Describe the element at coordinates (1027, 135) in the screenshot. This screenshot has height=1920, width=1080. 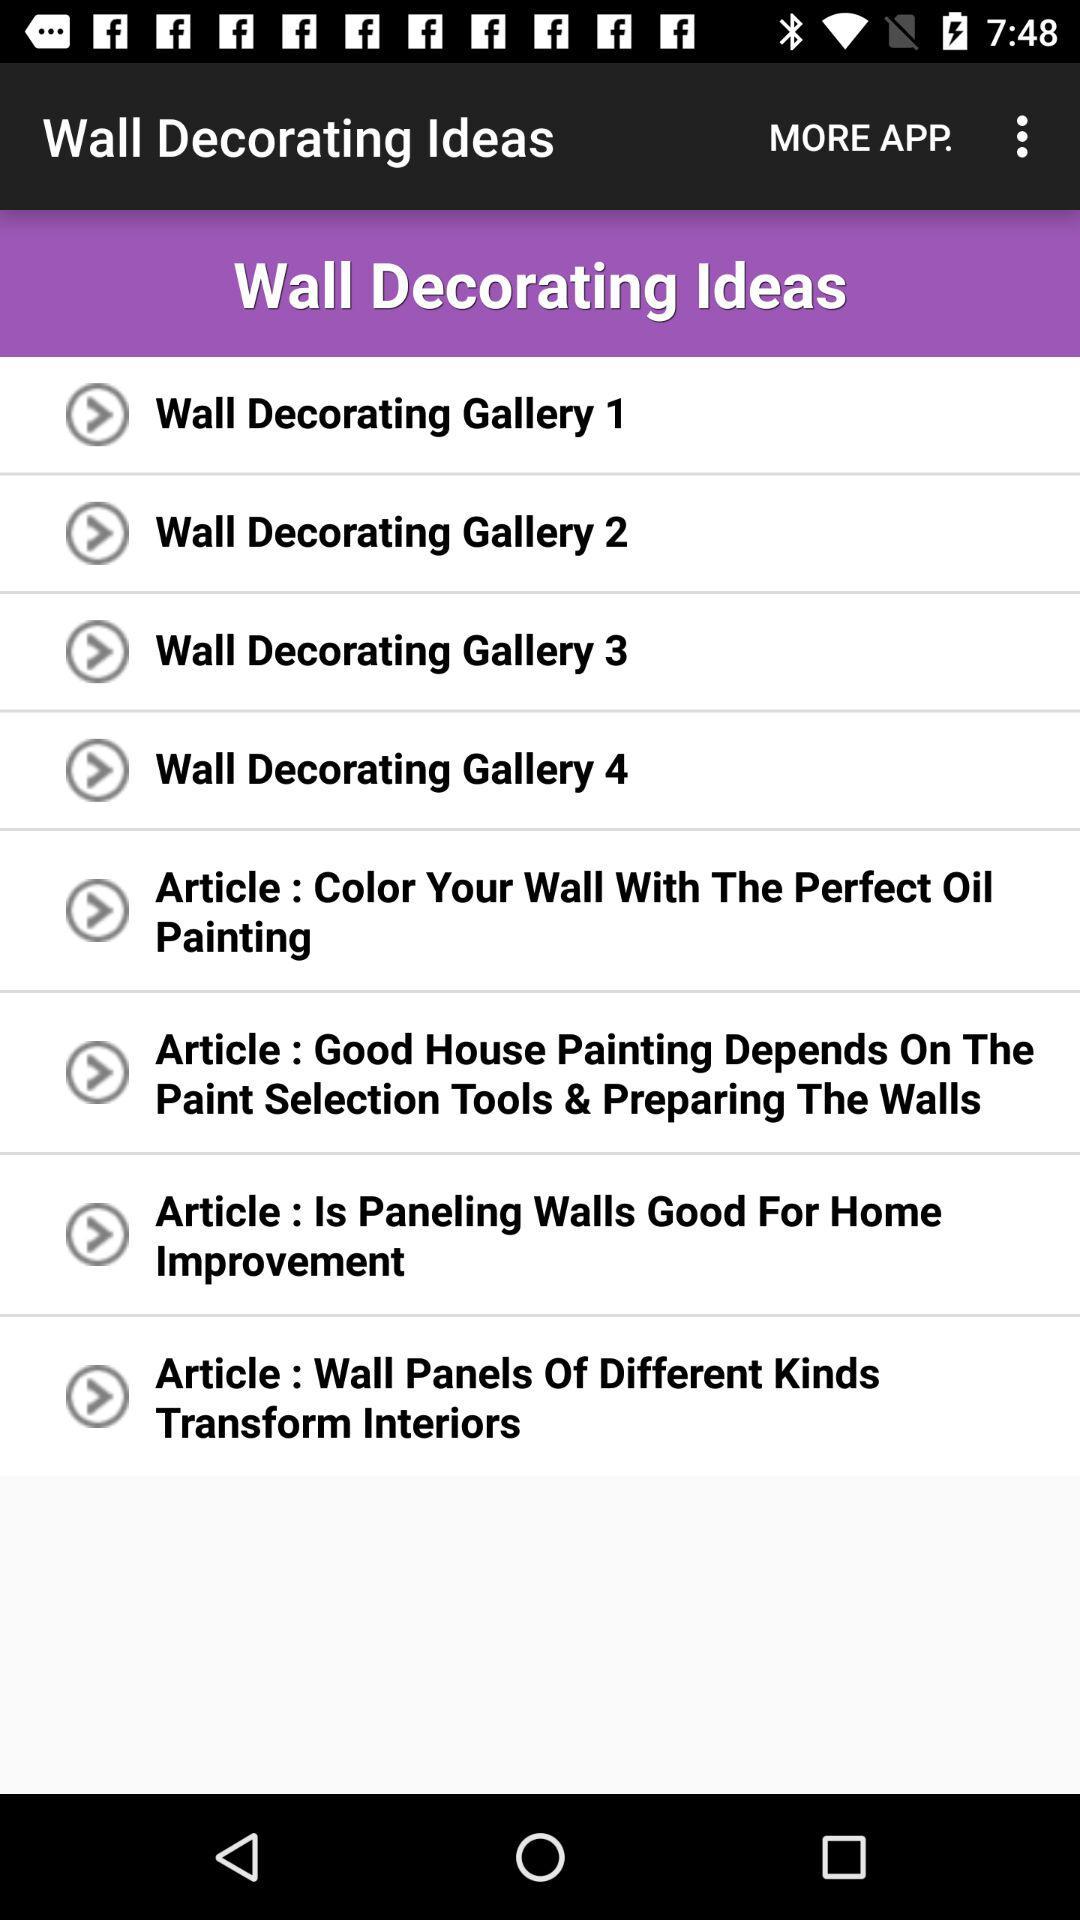
I see `the item to the right of the more app. icon` at that location.